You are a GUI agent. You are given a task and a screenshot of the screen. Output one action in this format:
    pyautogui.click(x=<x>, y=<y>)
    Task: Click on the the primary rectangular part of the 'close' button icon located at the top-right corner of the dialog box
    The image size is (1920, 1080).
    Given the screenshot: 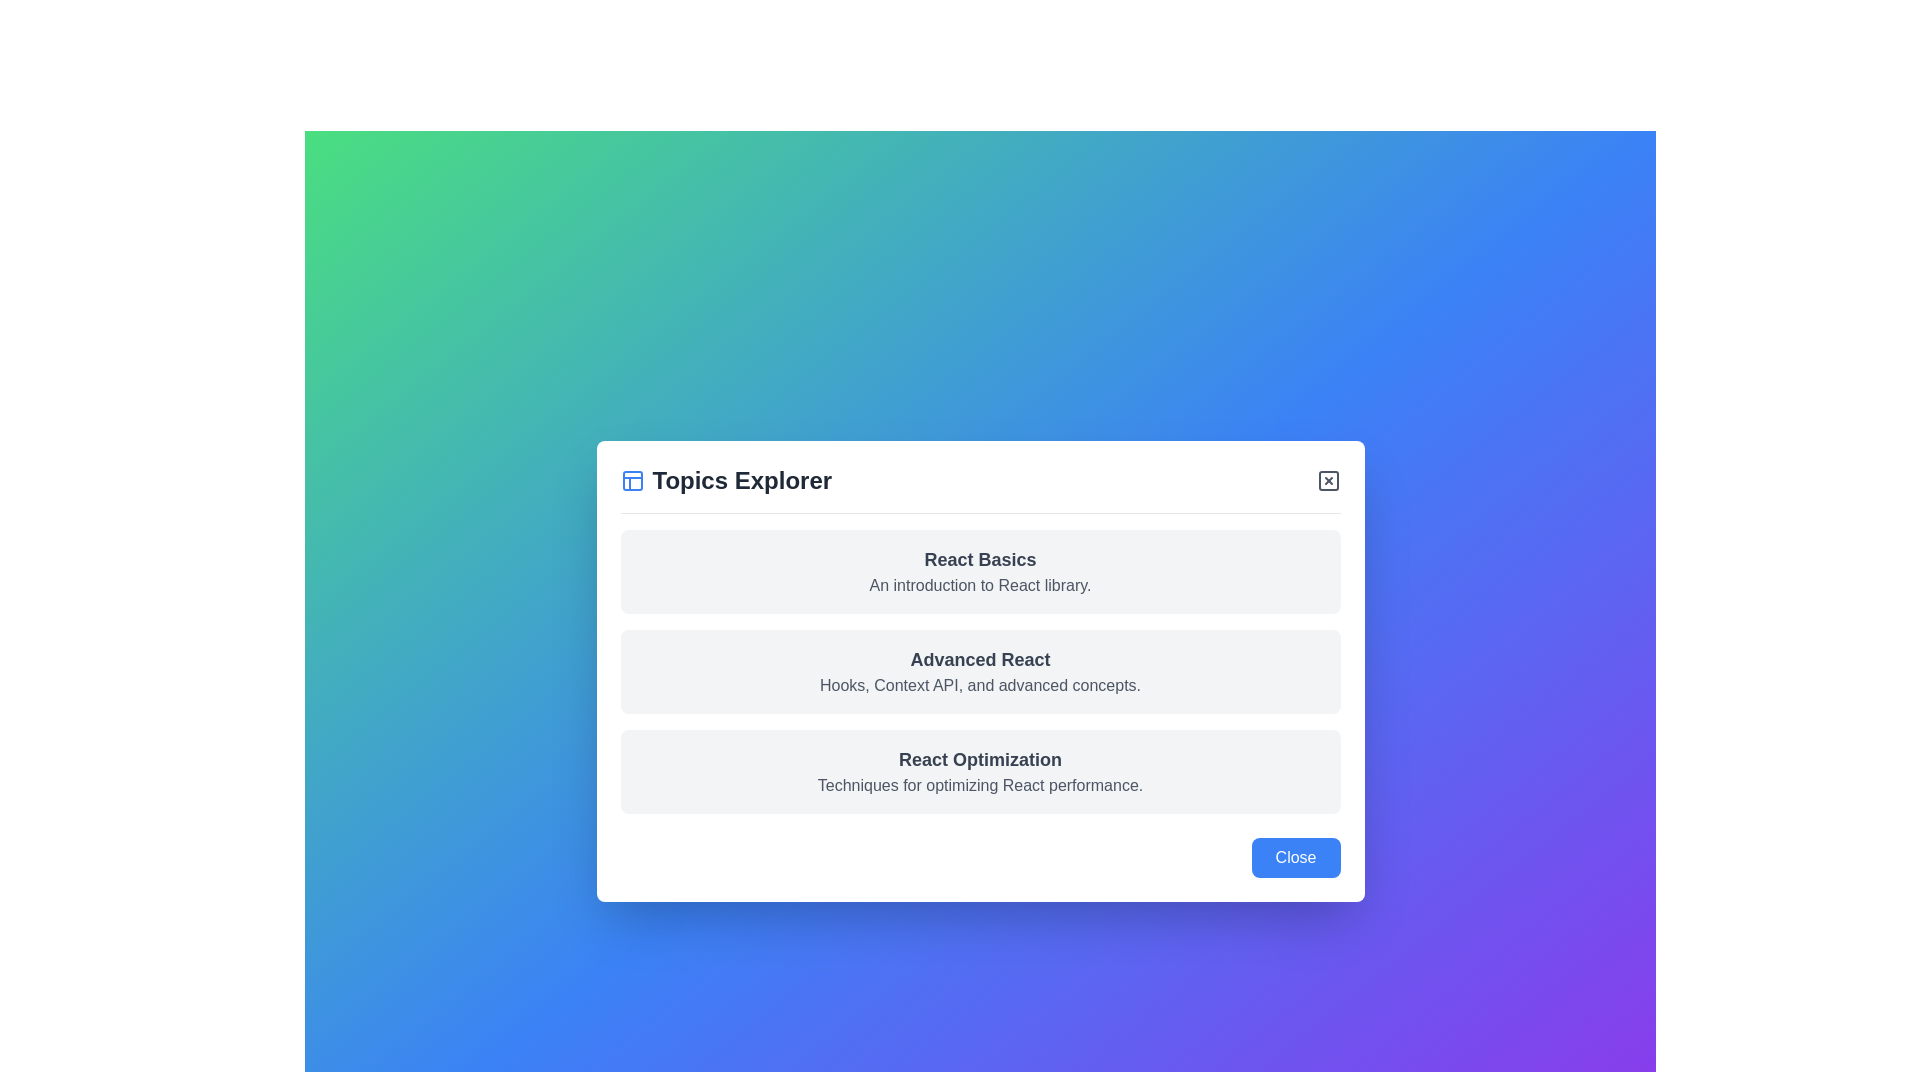 What is the action you would take?
    pyautogui.click(x=1328, y=480)
    